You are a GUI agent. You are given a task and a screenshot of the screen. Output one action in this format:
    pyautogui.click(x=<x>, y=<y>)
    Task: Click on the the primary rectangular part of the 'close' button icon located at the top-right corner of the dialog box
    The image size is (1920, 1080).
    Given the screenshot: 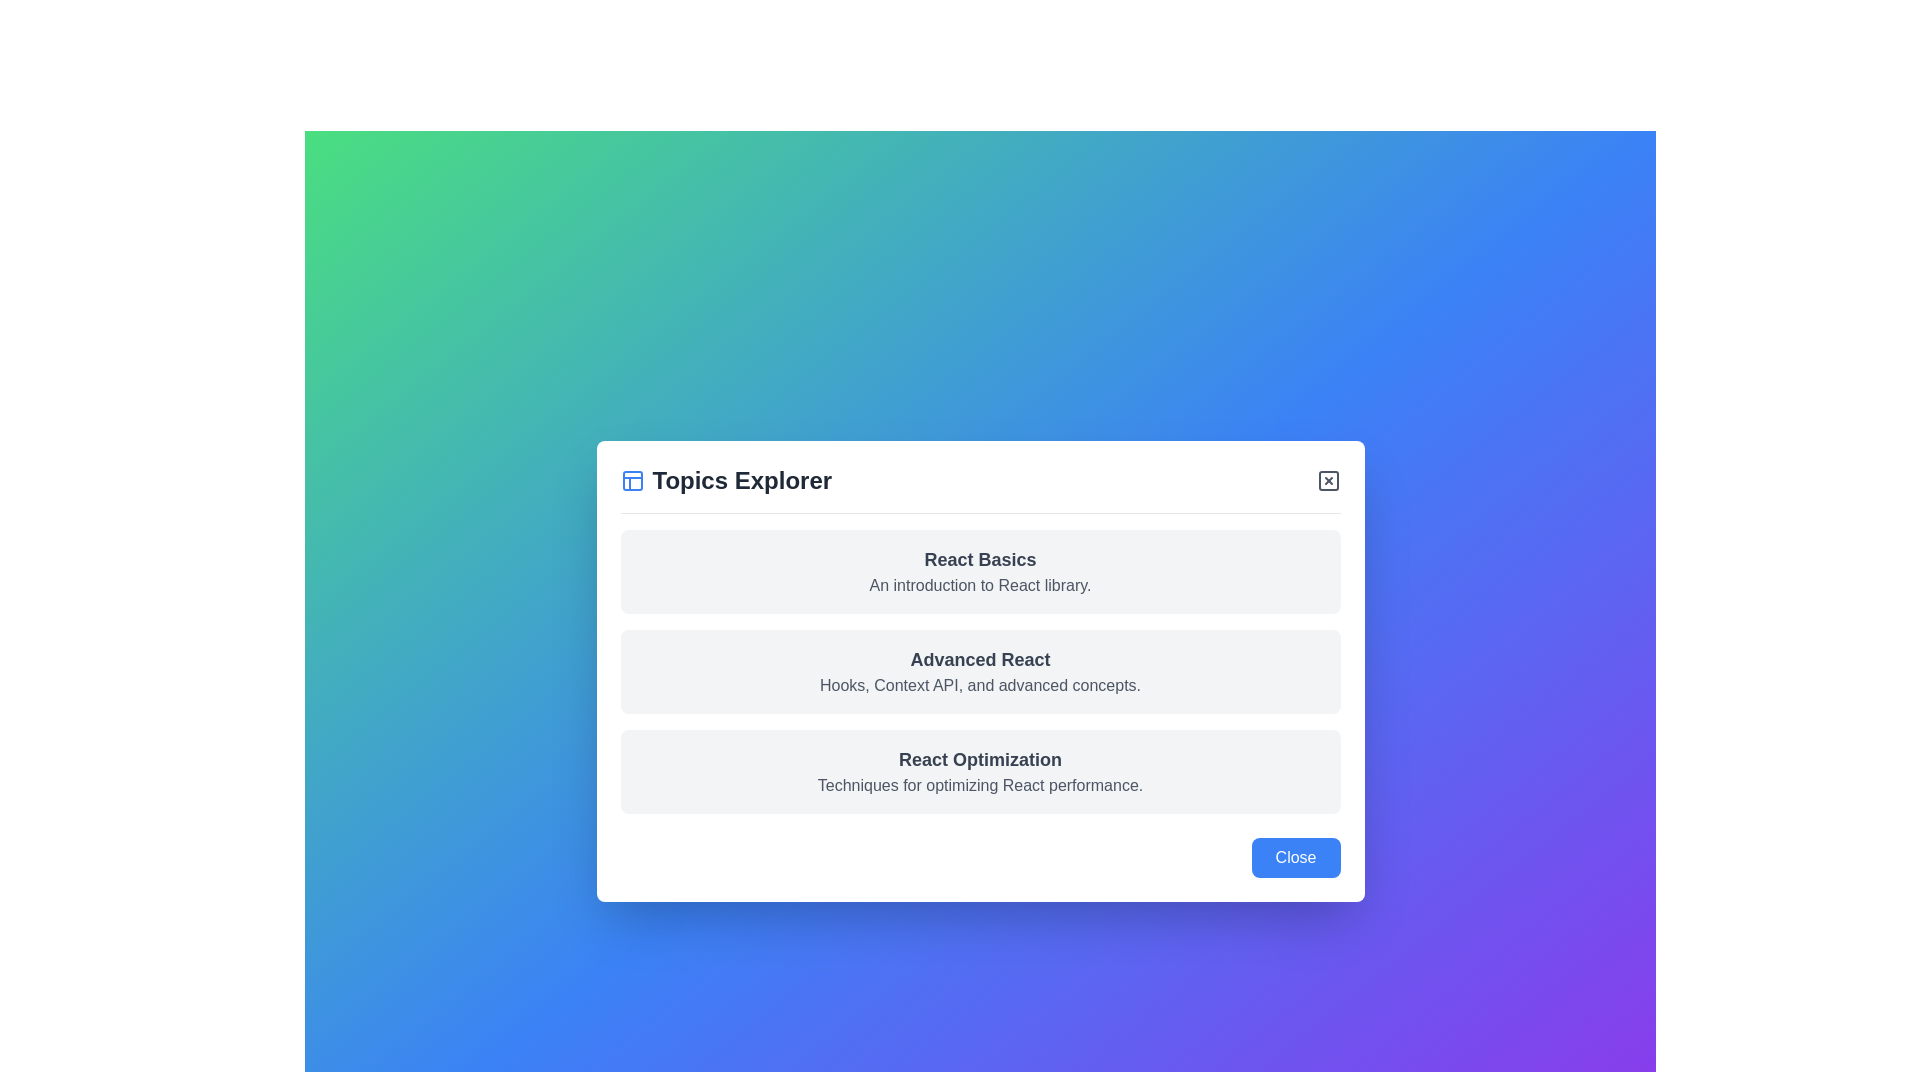 What is the action you would take?
    pyautogui.click(x=1328, y=480)
    